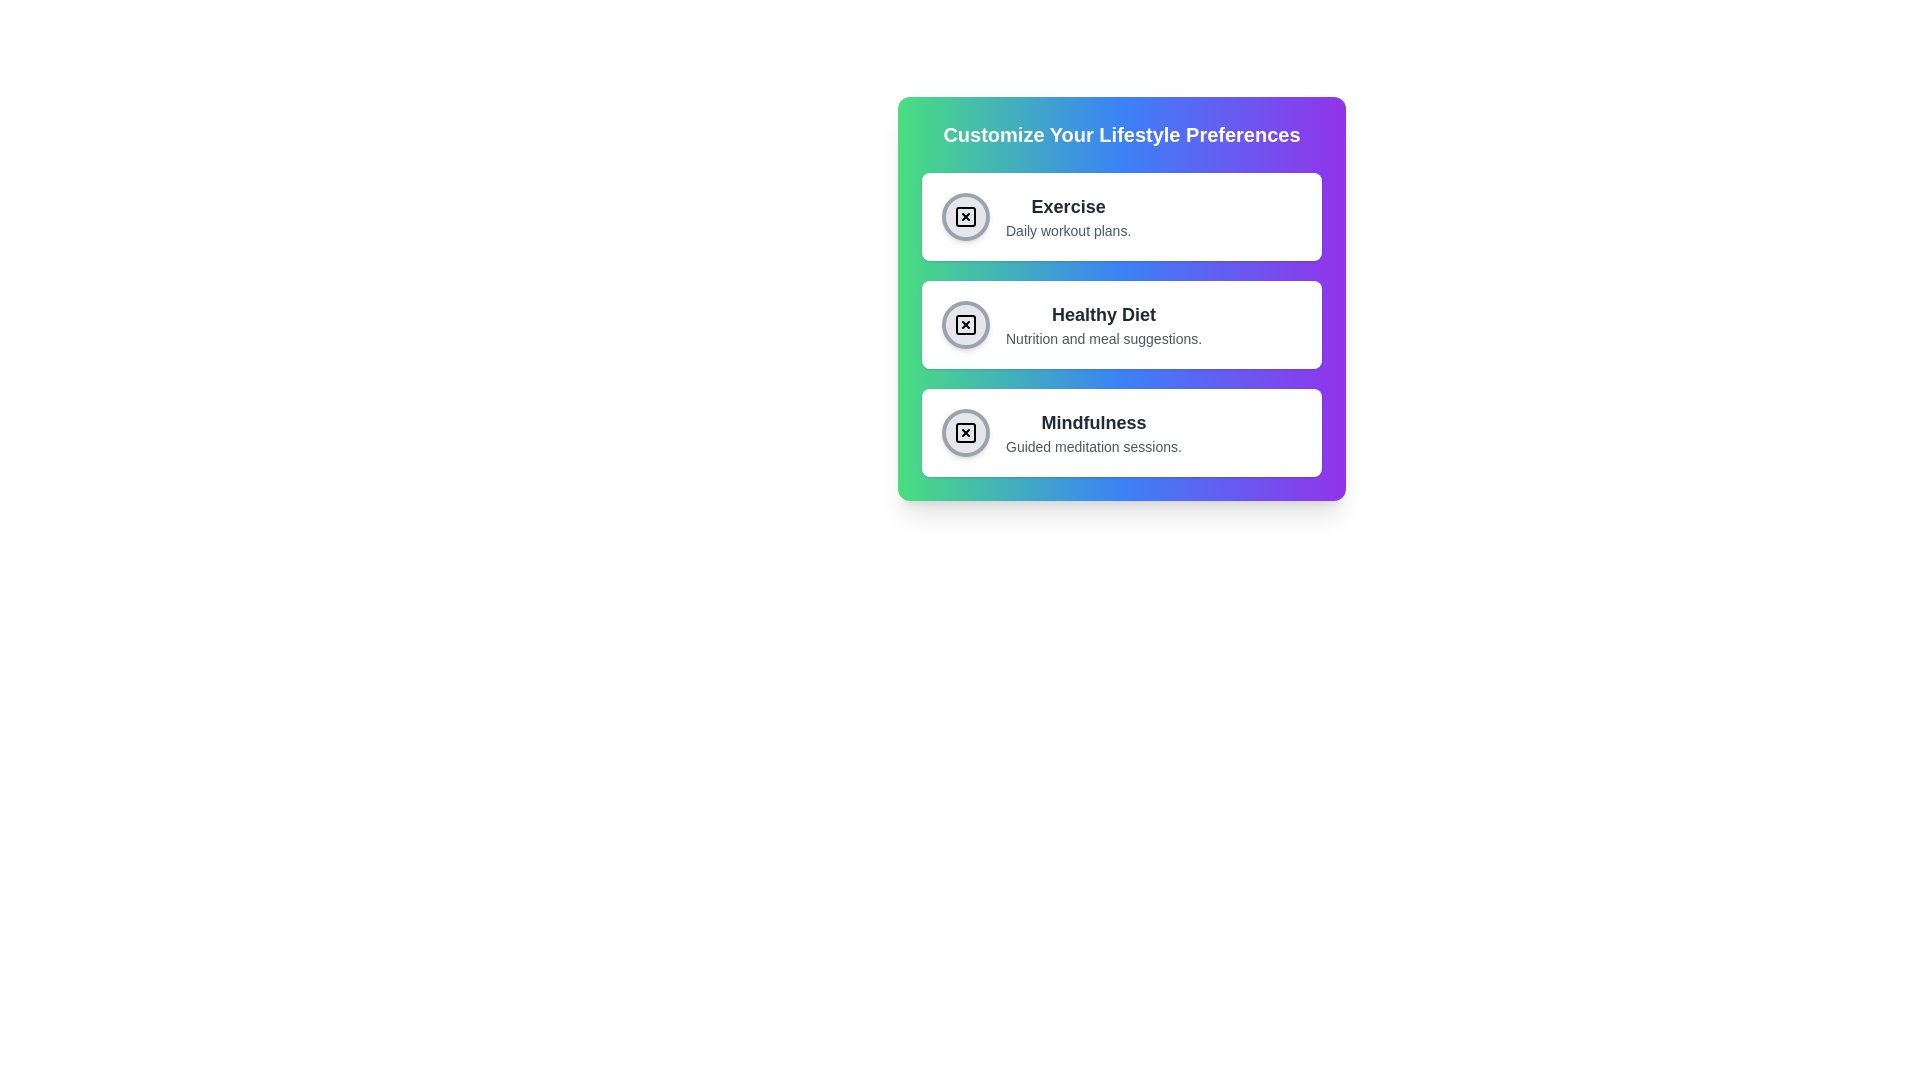 This screenshot has width=1920, height=1080. I want to click on the square icon with a black border and a cross symbol (X) in the center, located to the left of the text 'Exercise' in the layout, so click(965, 216).